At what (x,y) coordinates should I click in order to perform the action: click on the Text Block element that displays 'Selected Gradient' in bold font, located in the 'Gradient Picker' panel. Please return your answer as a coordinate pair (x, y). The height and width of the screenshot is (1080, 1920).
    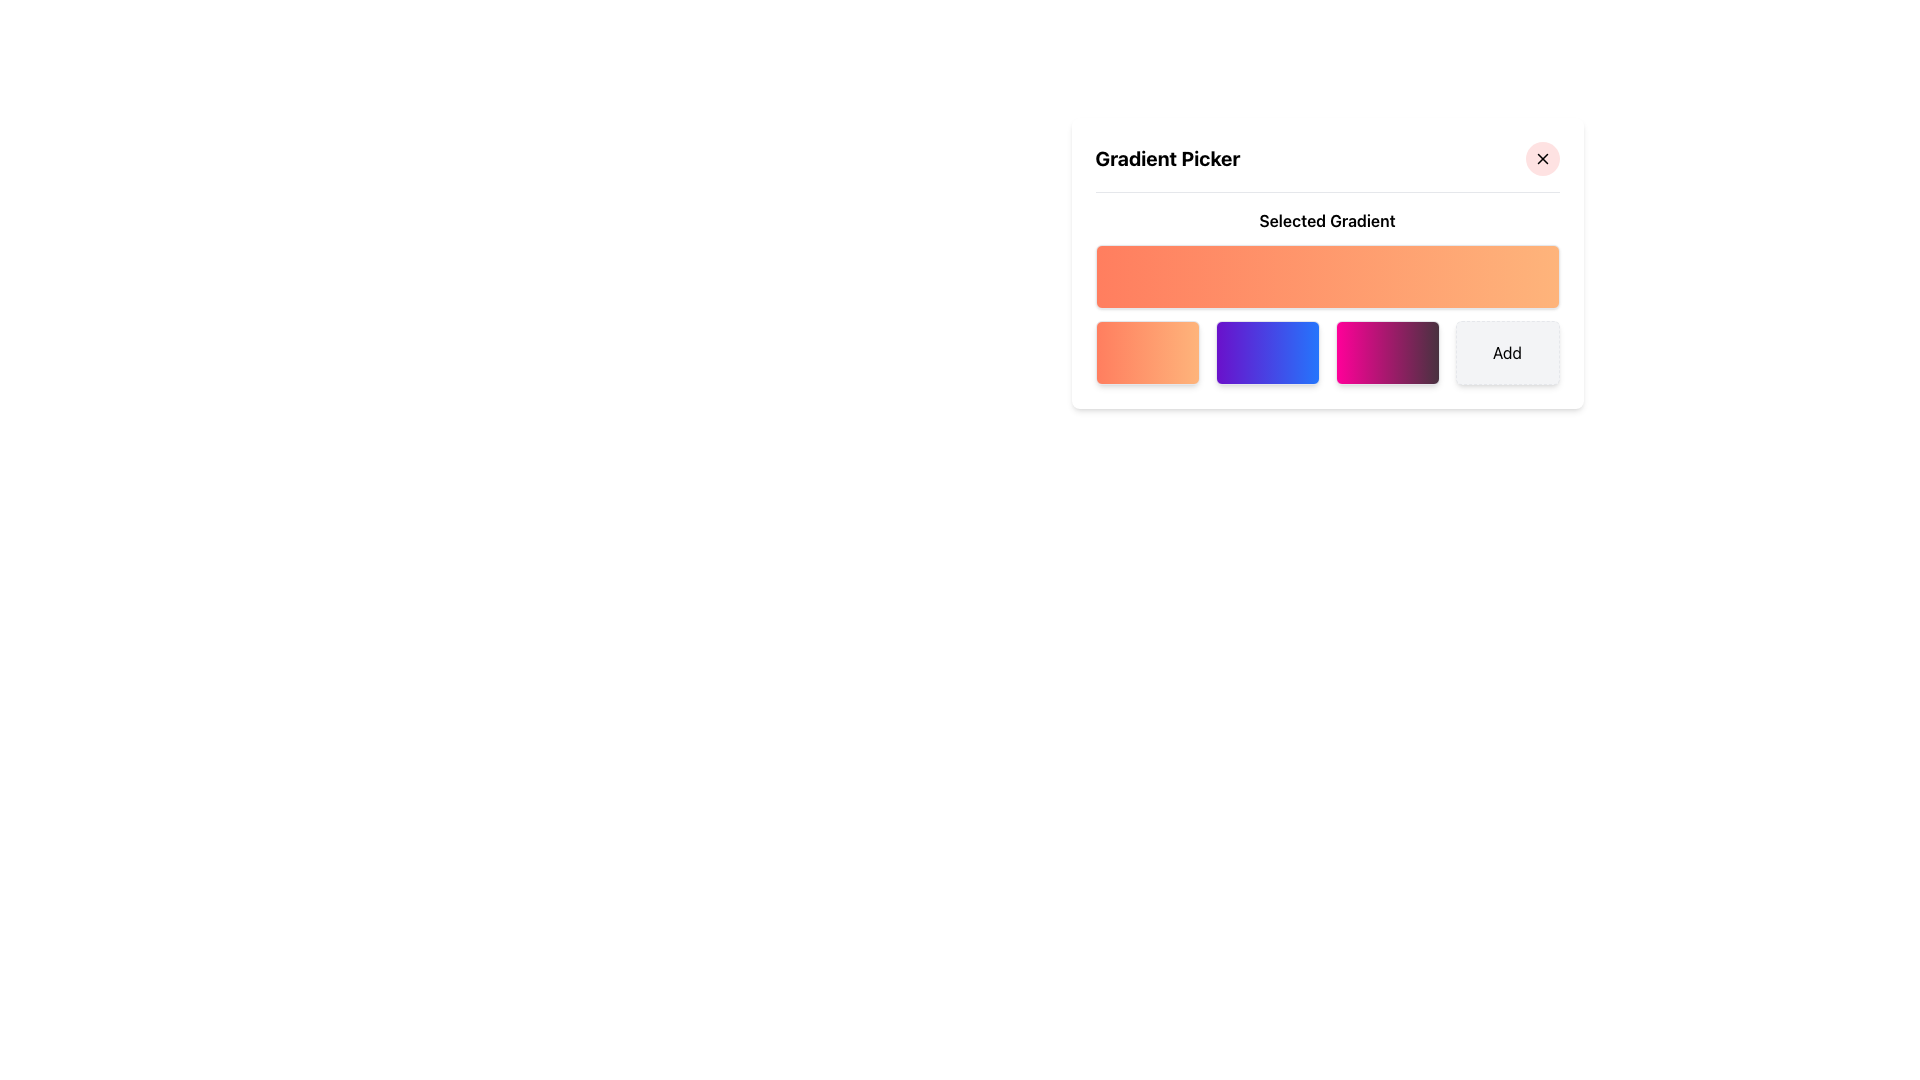
    Looking at the image, I should click on (1327, 220).